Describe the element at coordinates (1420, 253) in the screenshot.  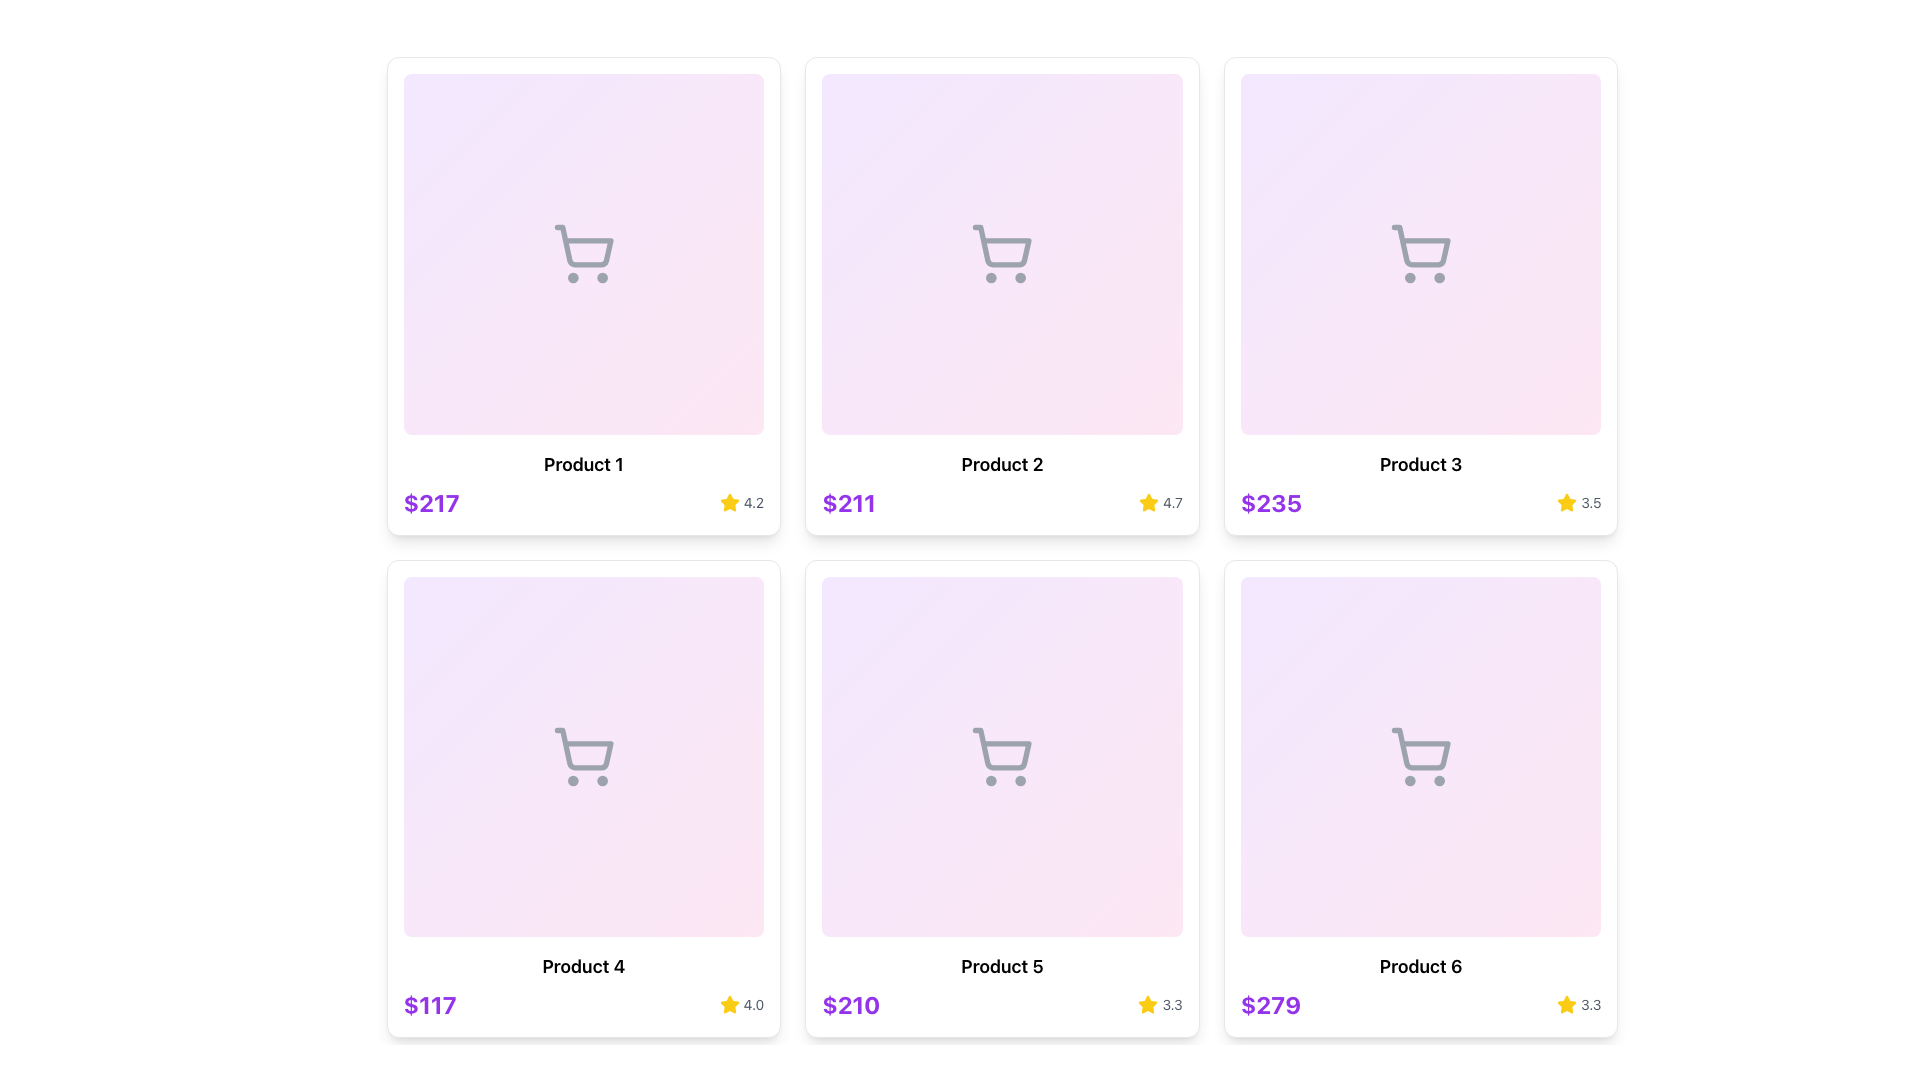
I see `the decorative shopping icon located in the central region of the third card for 'Product 3' in the top row of the product grid` at that location.